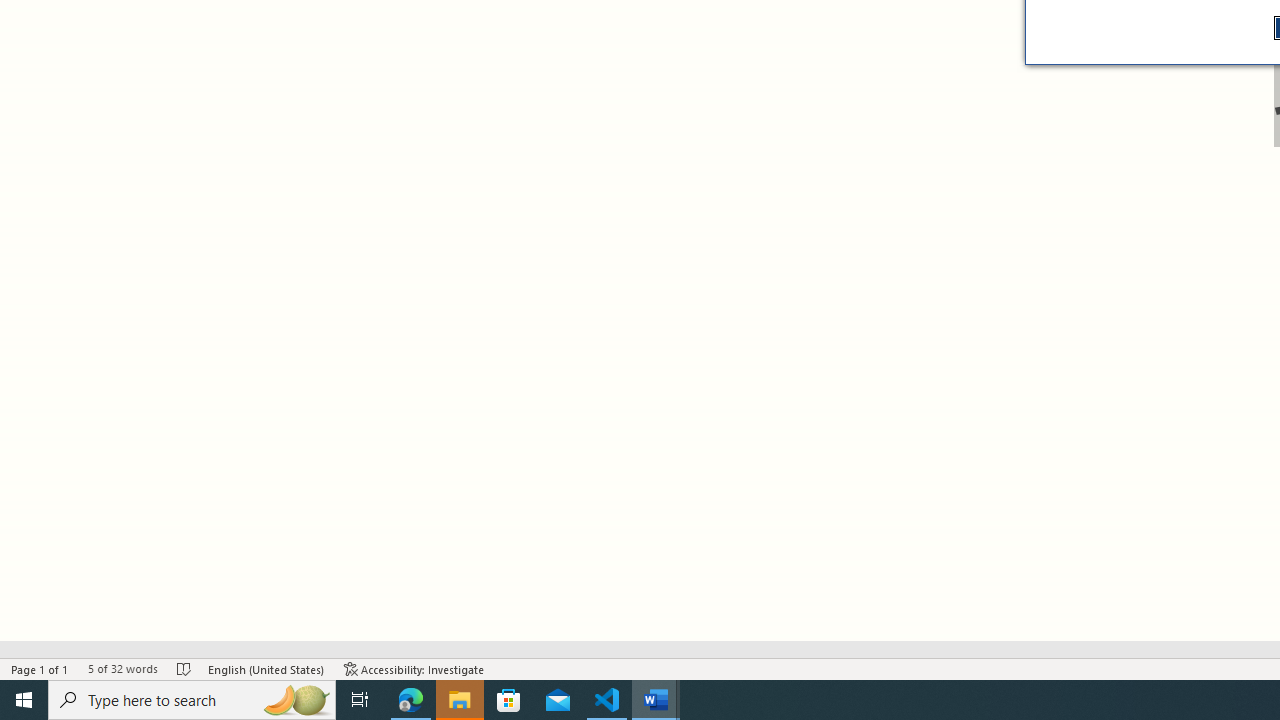 This screenshot has width=1280, height=720. What do you see at coordinates (192, 698) in the screenshot?
I see `'Type here to search'` at bounding box center [192, 698].